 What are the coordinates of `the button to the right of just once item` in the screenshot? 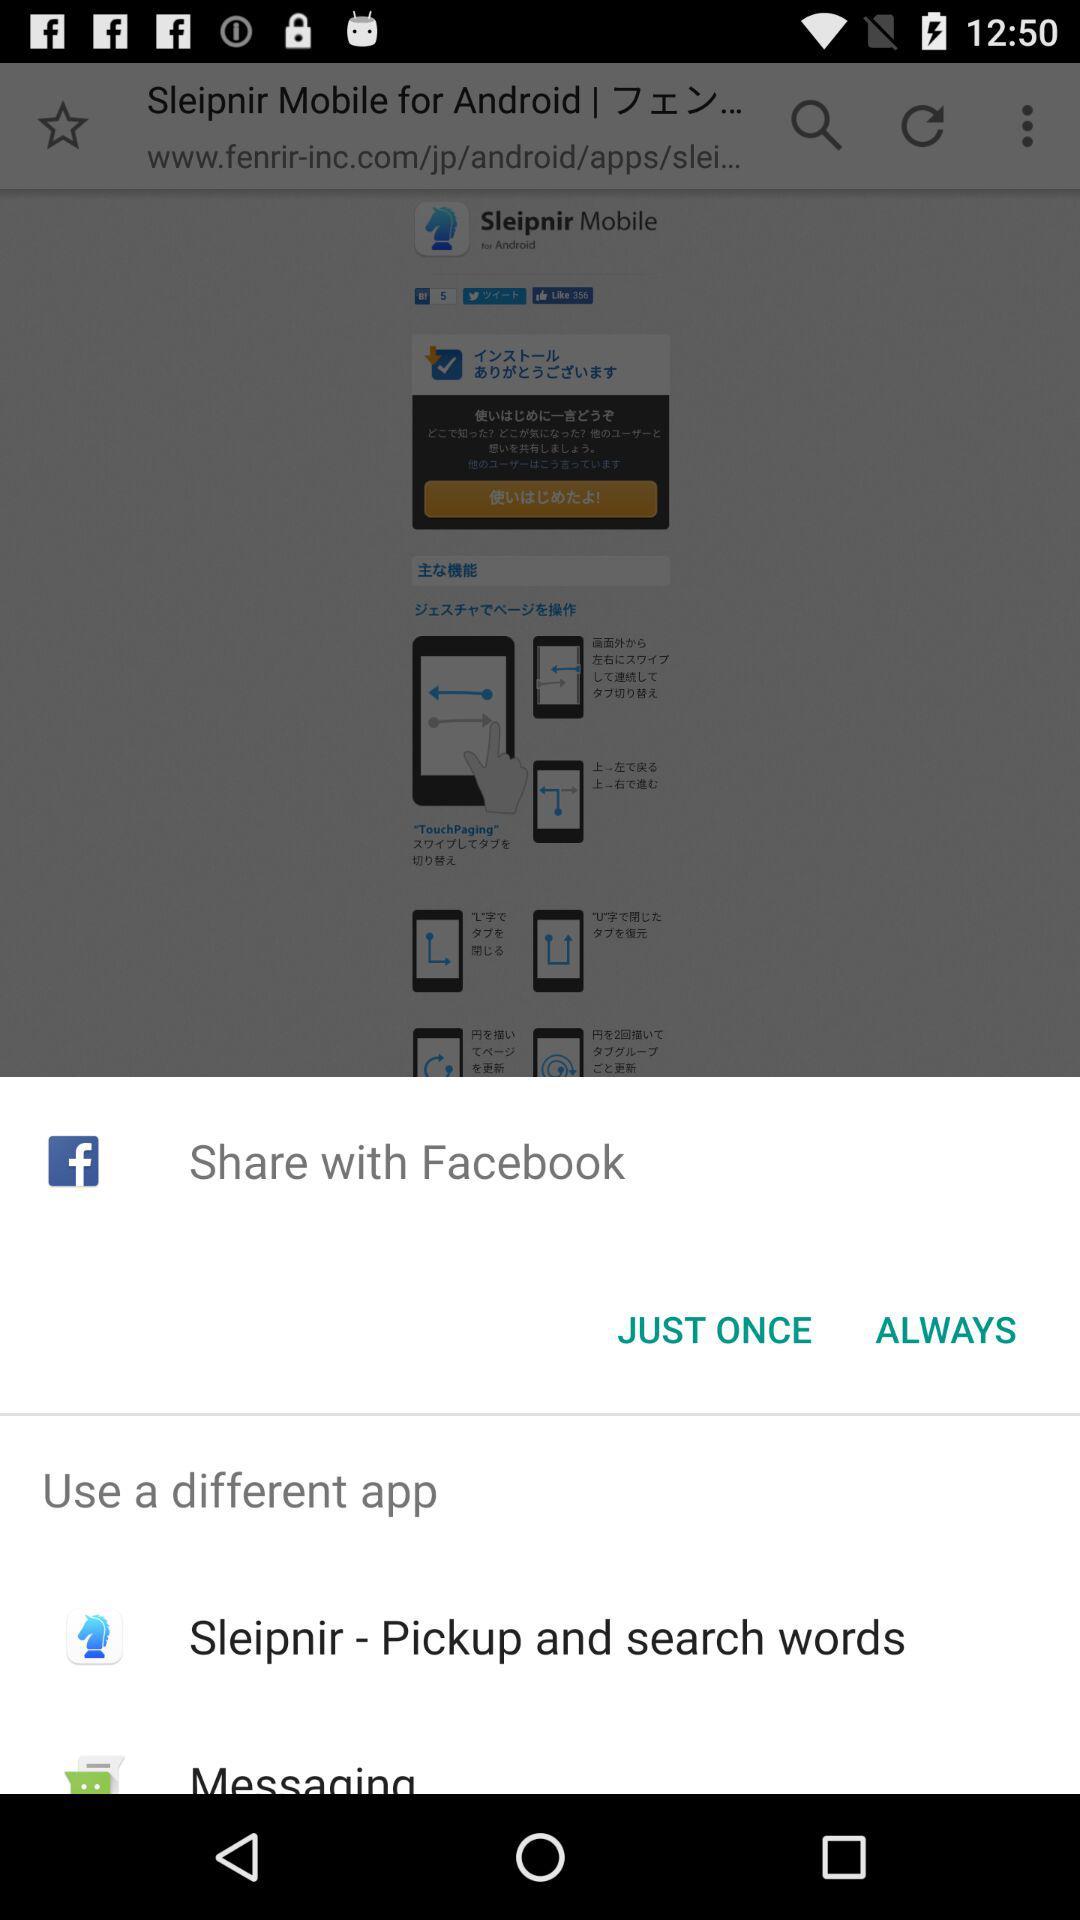 It's located at (945, 1329).